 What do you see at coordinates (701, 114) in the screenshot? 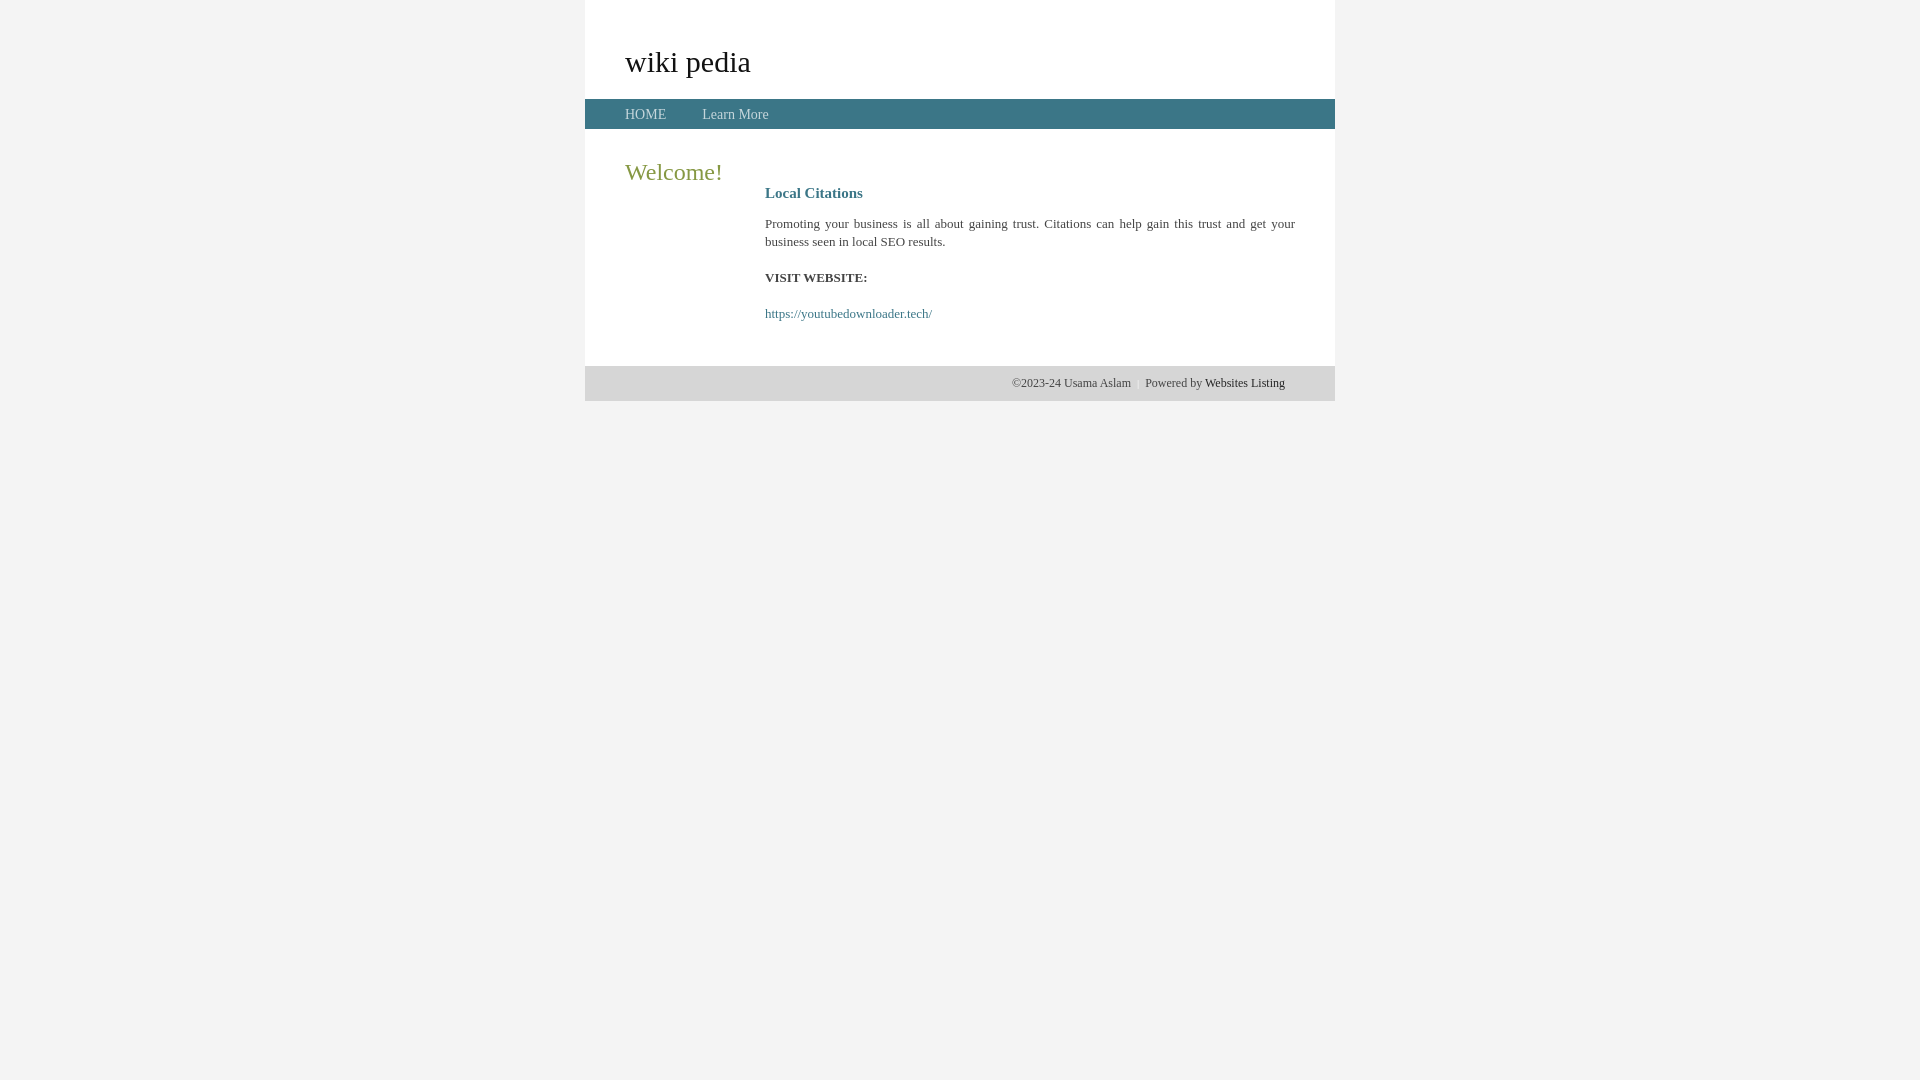
I see `'Learn More'` at bounding box center [701, 114].